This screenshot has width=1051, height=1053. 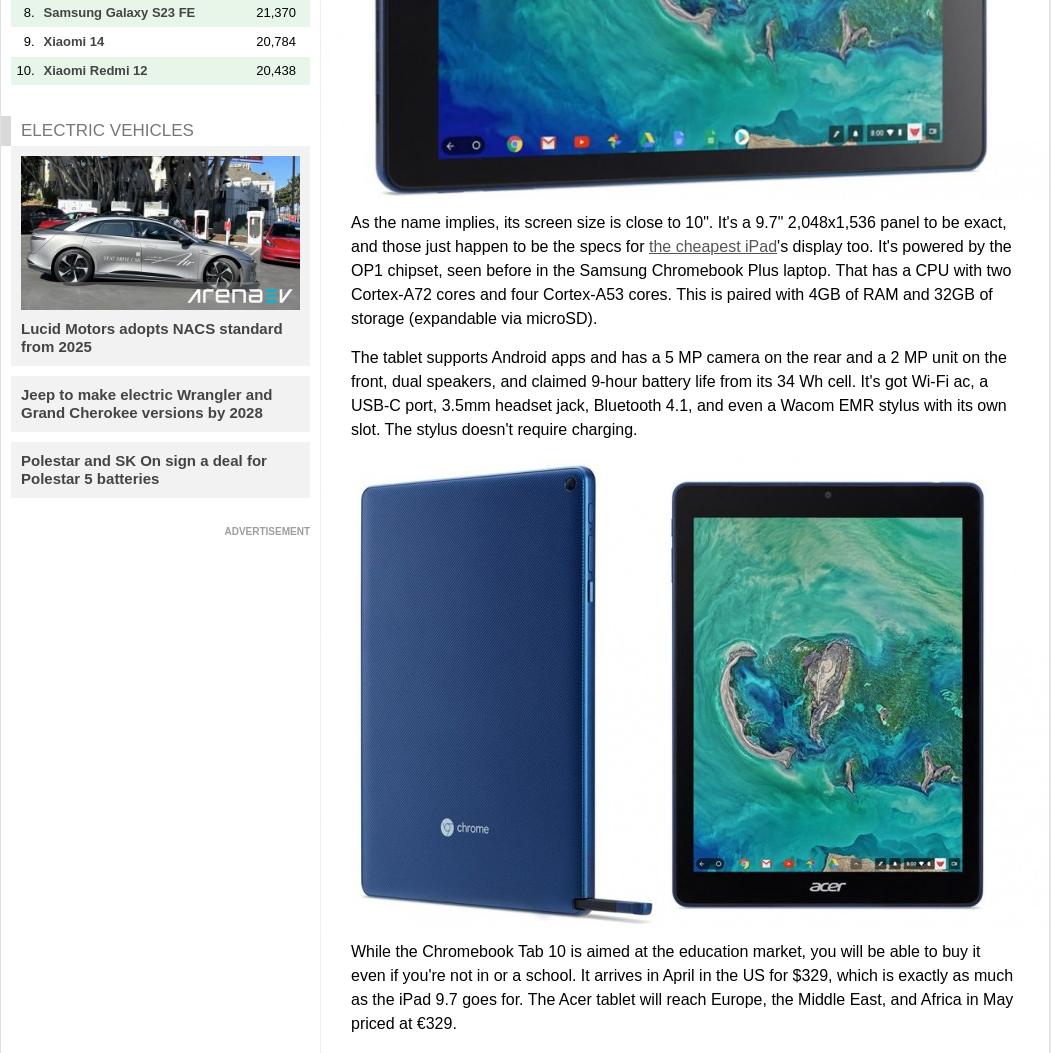 What do you see at coordinates (275, 11) in the screenshot?
I see `'21,370'` at bounding box center [275, 11].